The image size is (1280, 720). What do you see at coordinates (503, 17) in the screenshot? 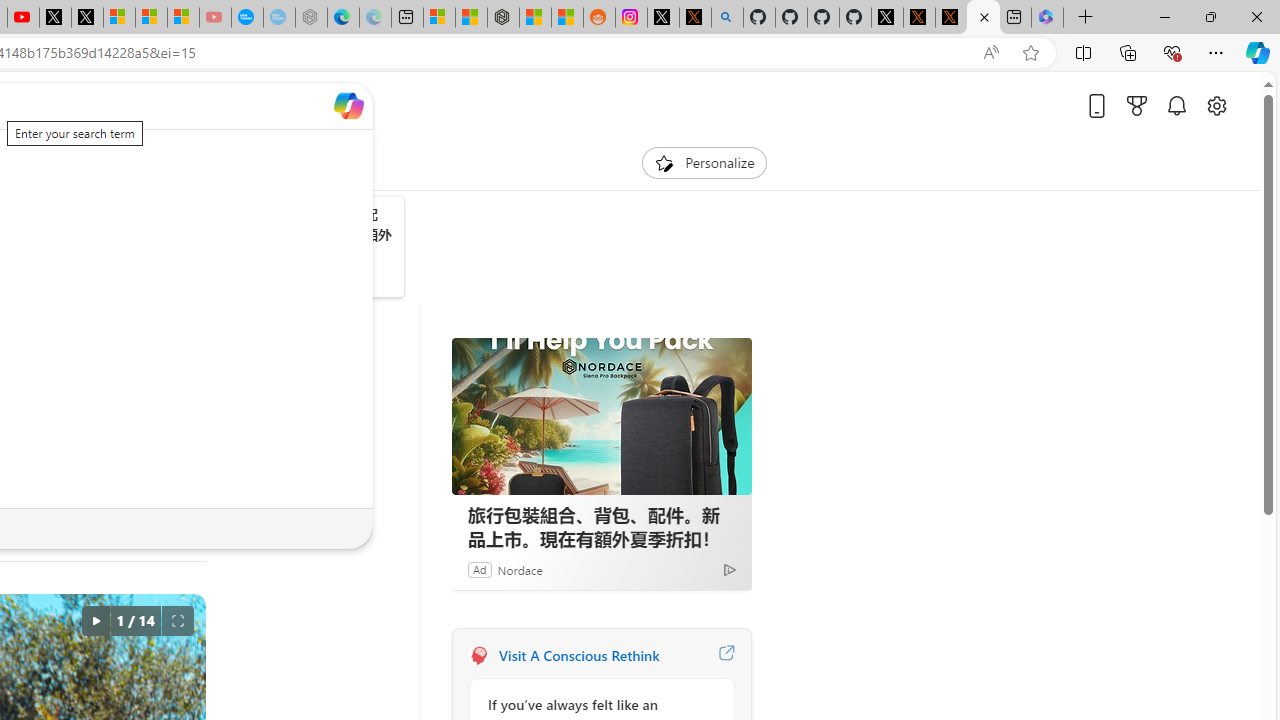
I see `'Nordace - Duffels'` at bounding box center [503, 17].